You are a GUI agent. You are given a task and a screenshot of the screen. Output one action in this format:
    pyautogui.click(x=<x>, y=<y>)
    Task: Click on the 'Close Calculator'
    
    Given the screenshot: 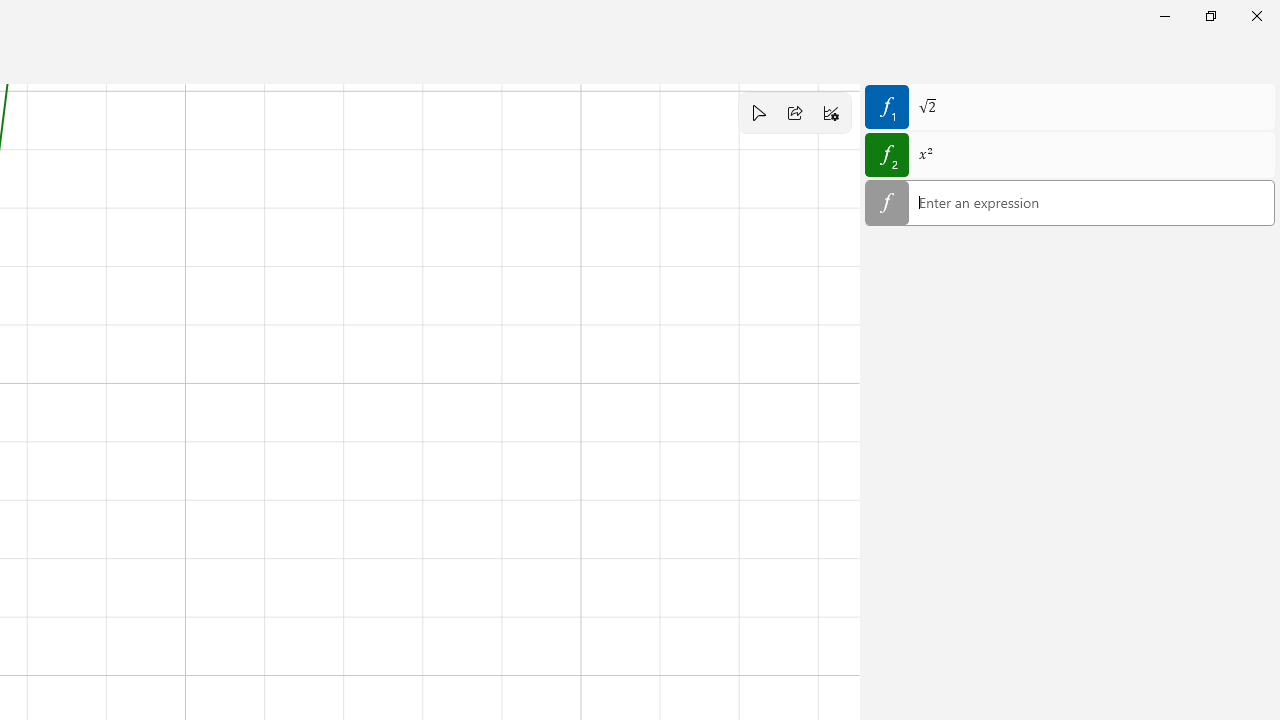 What is the action you would take?
    pyautogui.click(x=1255, y=15)
    